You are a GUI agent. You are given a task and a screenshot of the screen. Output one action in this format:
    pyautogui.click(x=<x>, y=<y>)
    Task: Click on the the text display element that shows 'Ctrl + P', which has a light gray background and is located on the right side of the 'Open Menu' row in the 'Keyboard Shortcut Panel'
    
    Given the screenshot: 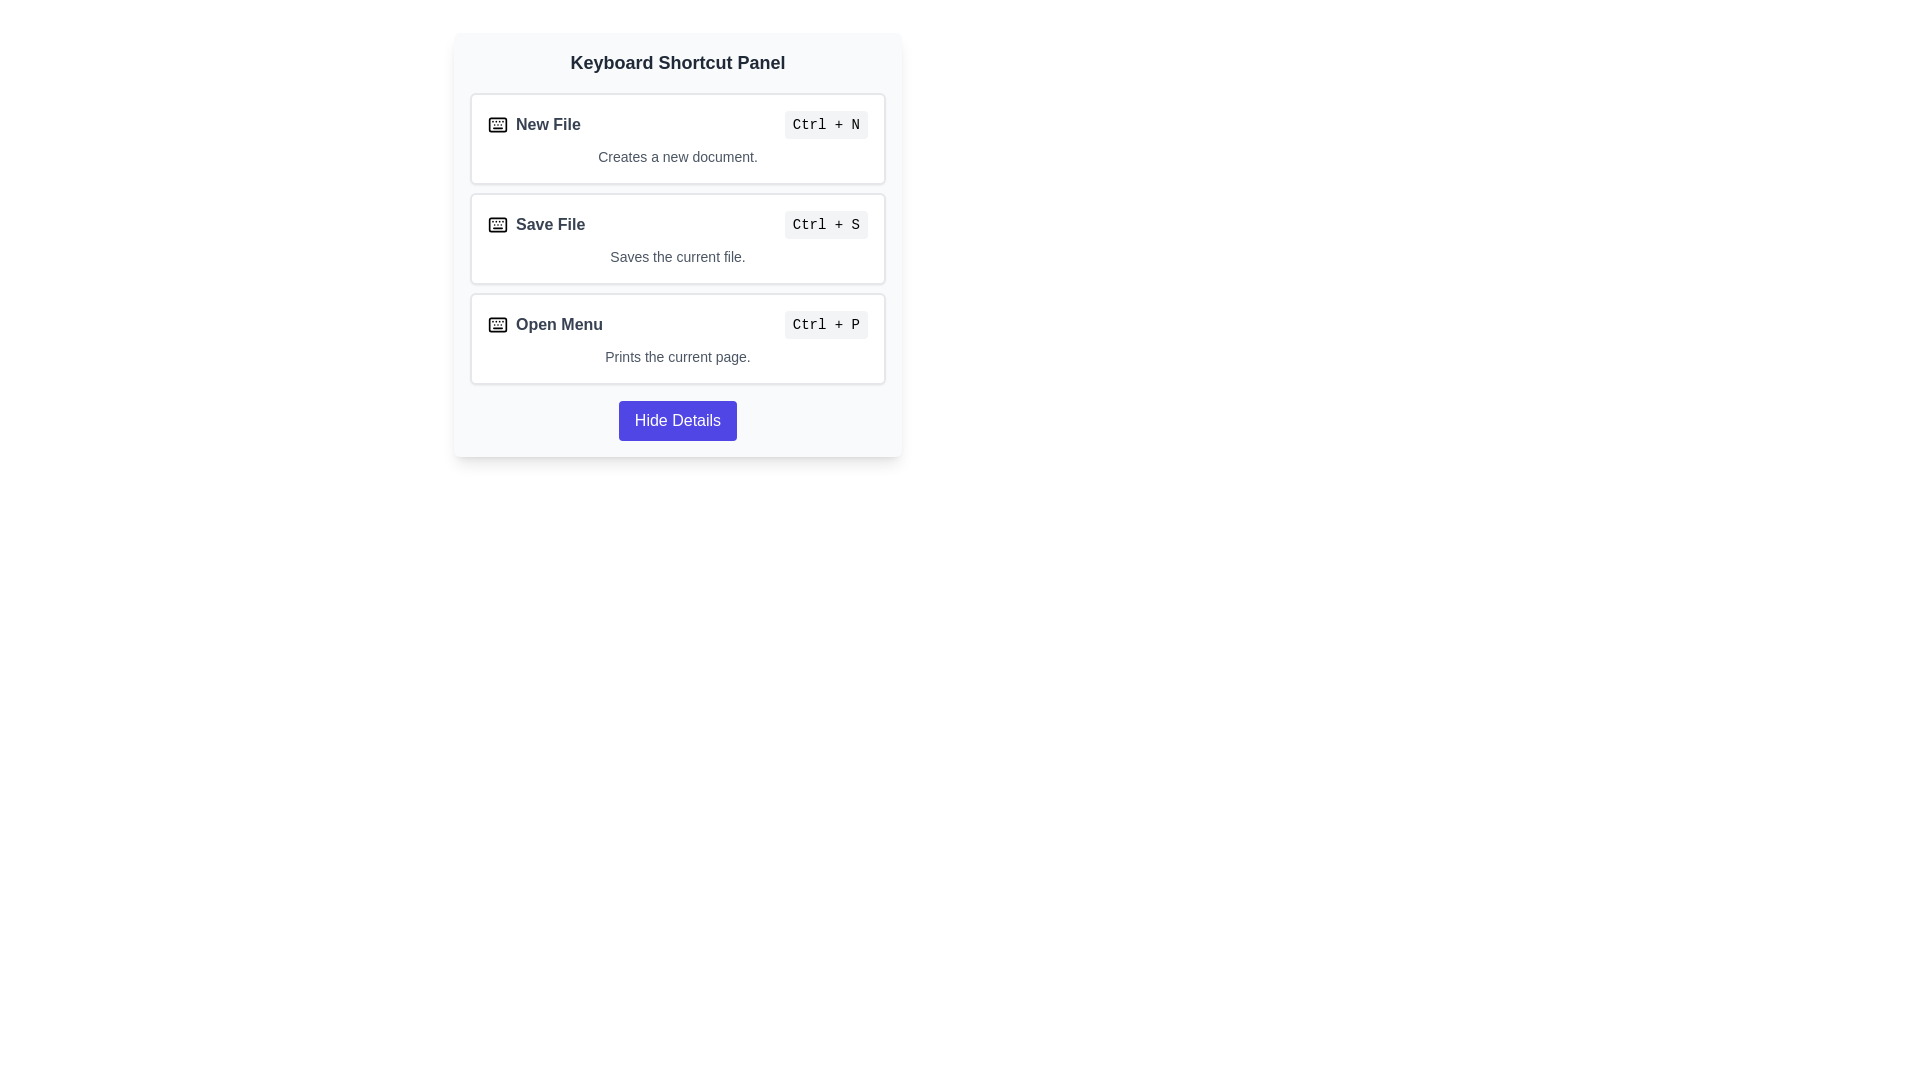 What is the action you would take?
    pyautogui.click(x=826, y=323)
    